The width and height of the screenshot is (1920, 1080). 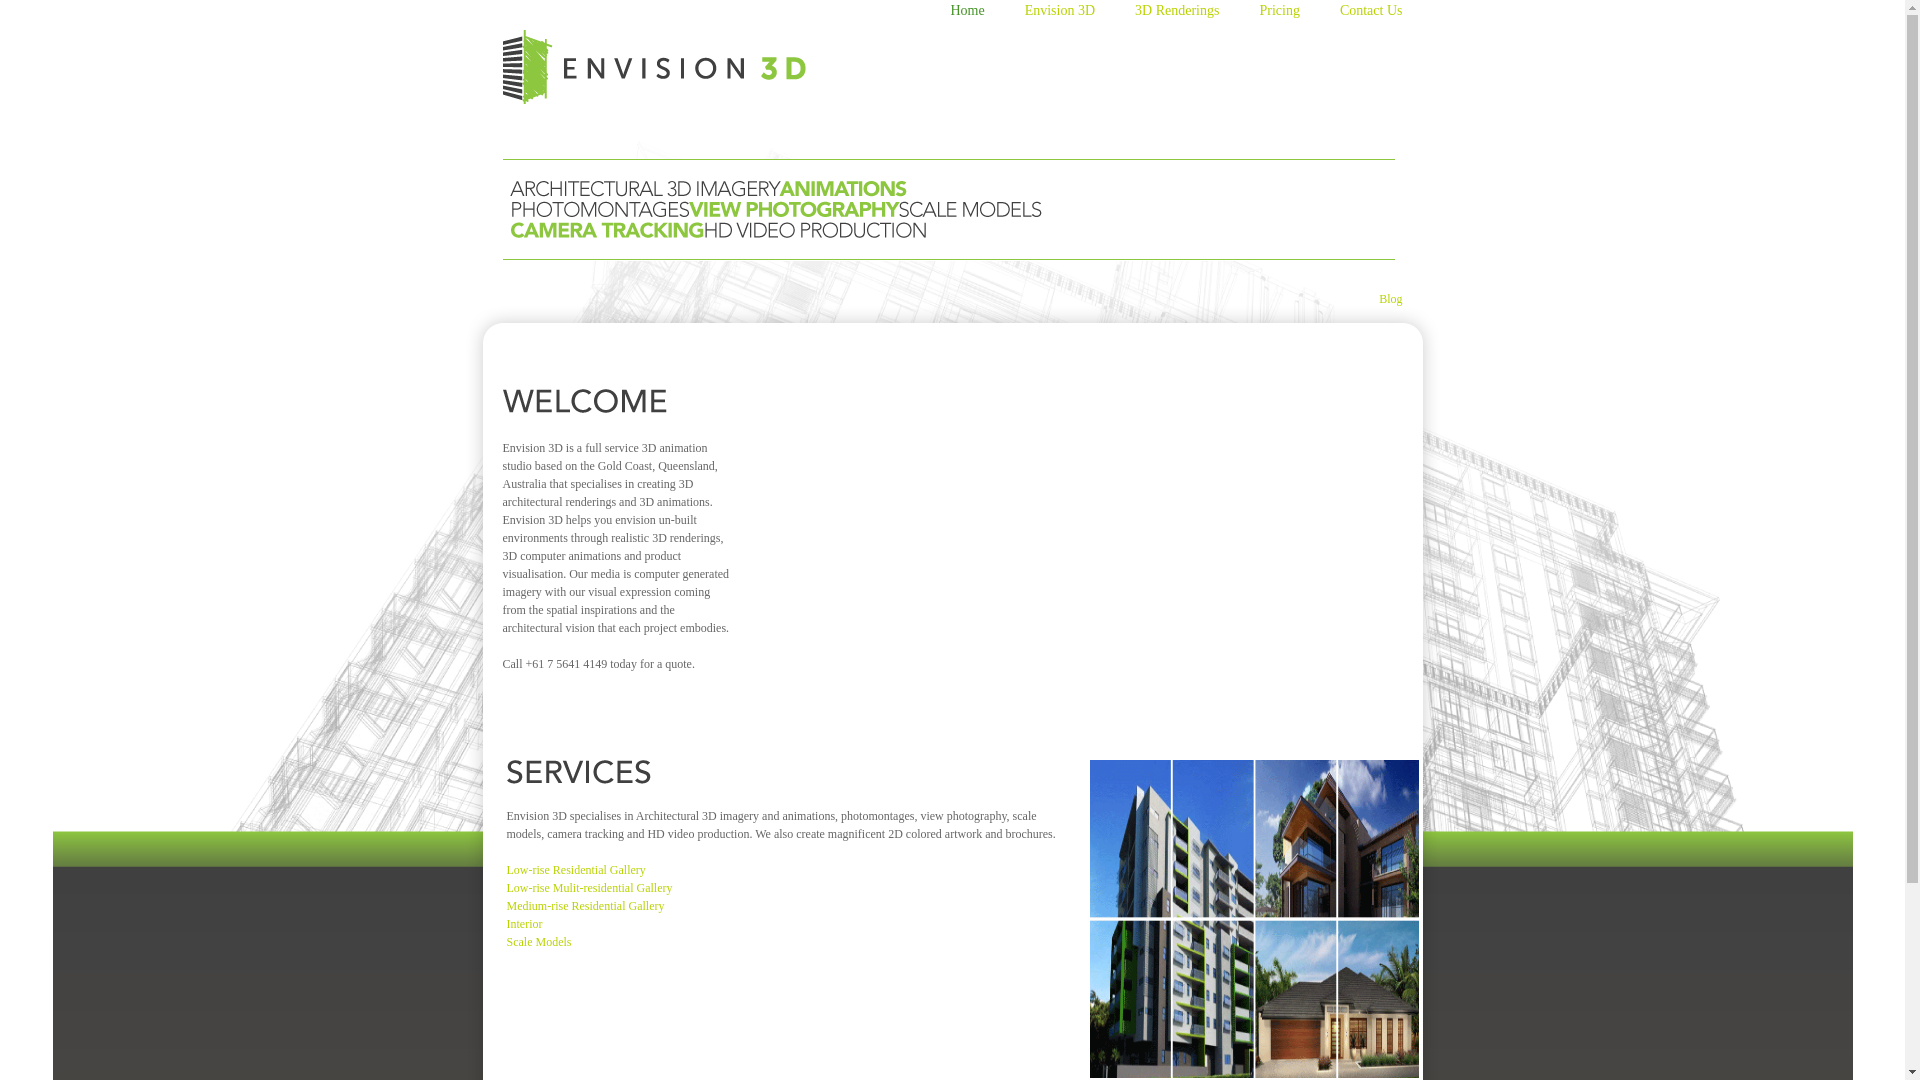 I want to click on 'Blog', so click(x=1377, y=299).